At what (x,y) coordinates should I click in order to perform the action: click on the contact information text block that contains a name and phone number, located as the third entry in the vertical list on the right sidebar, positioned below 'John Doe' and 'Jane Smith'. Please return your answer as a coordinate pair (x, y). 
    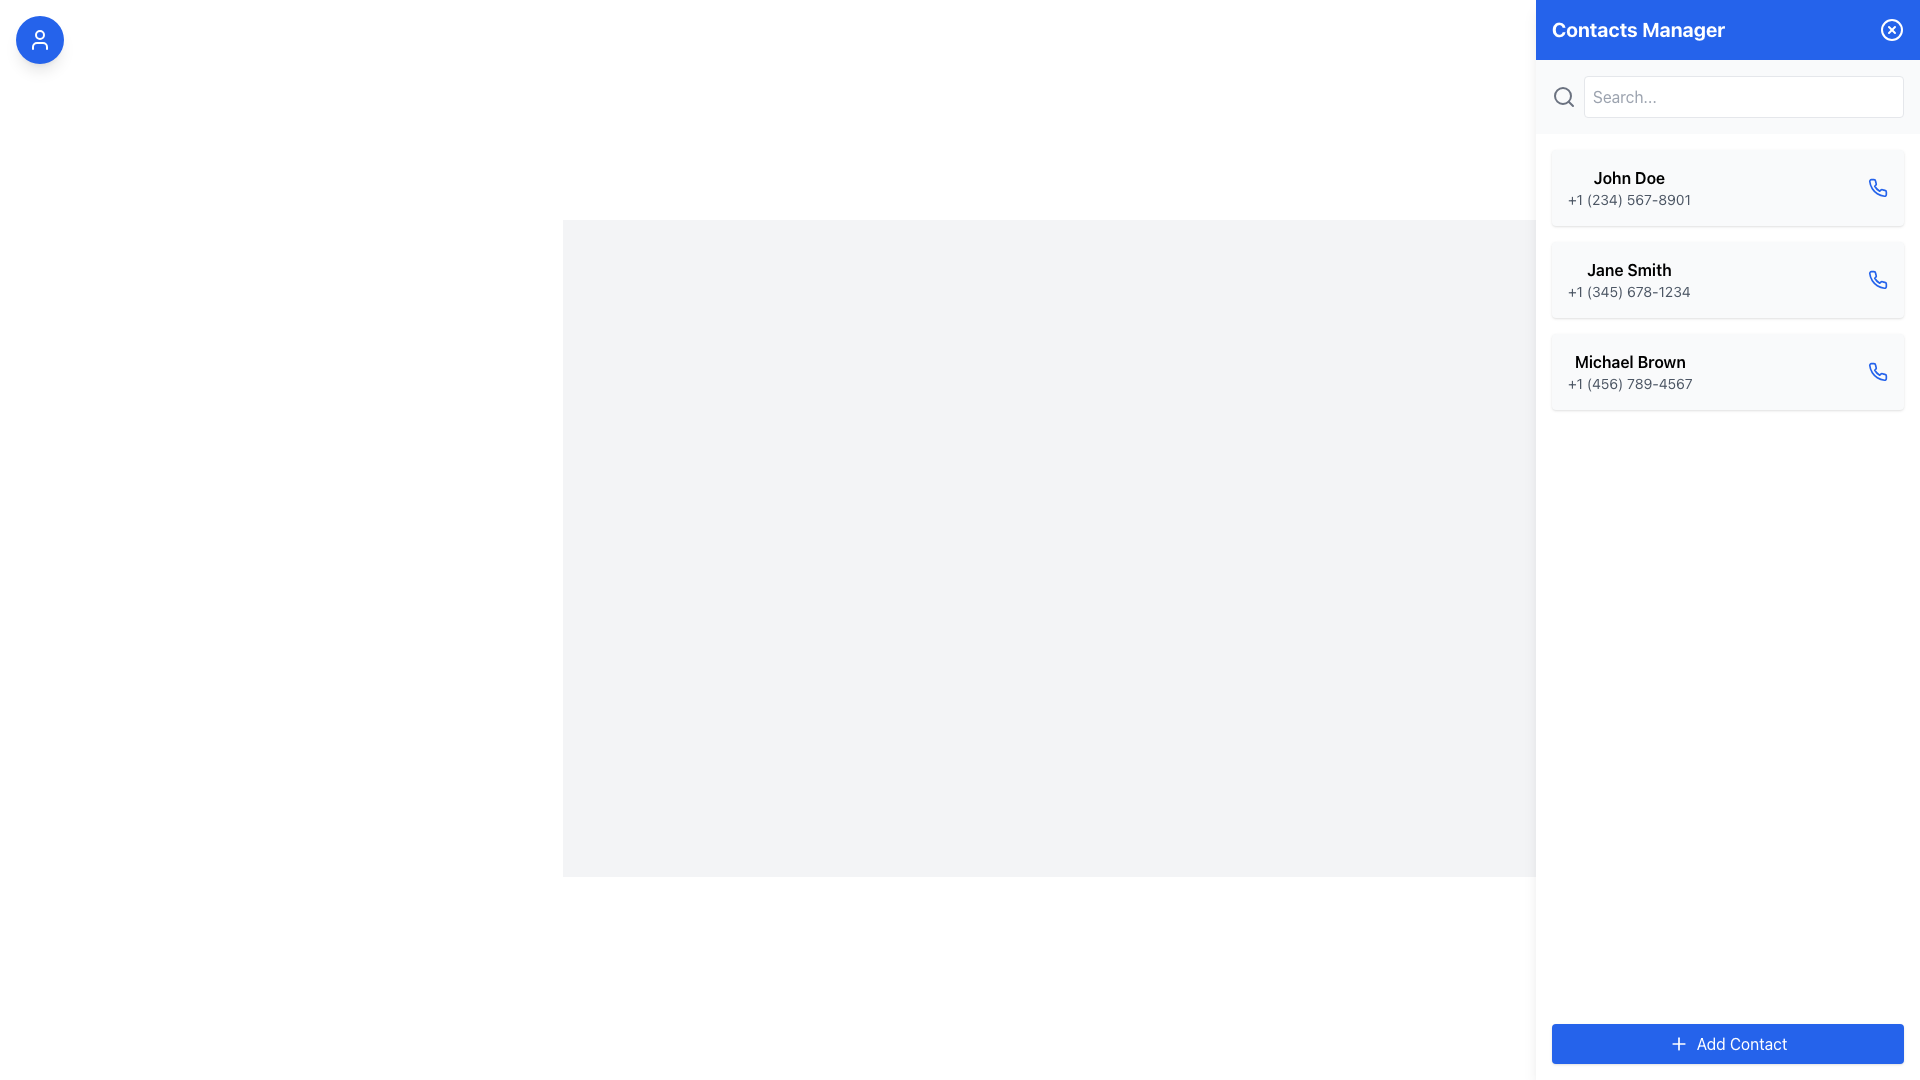
    Looking at the image, I should click on (1630, 371).